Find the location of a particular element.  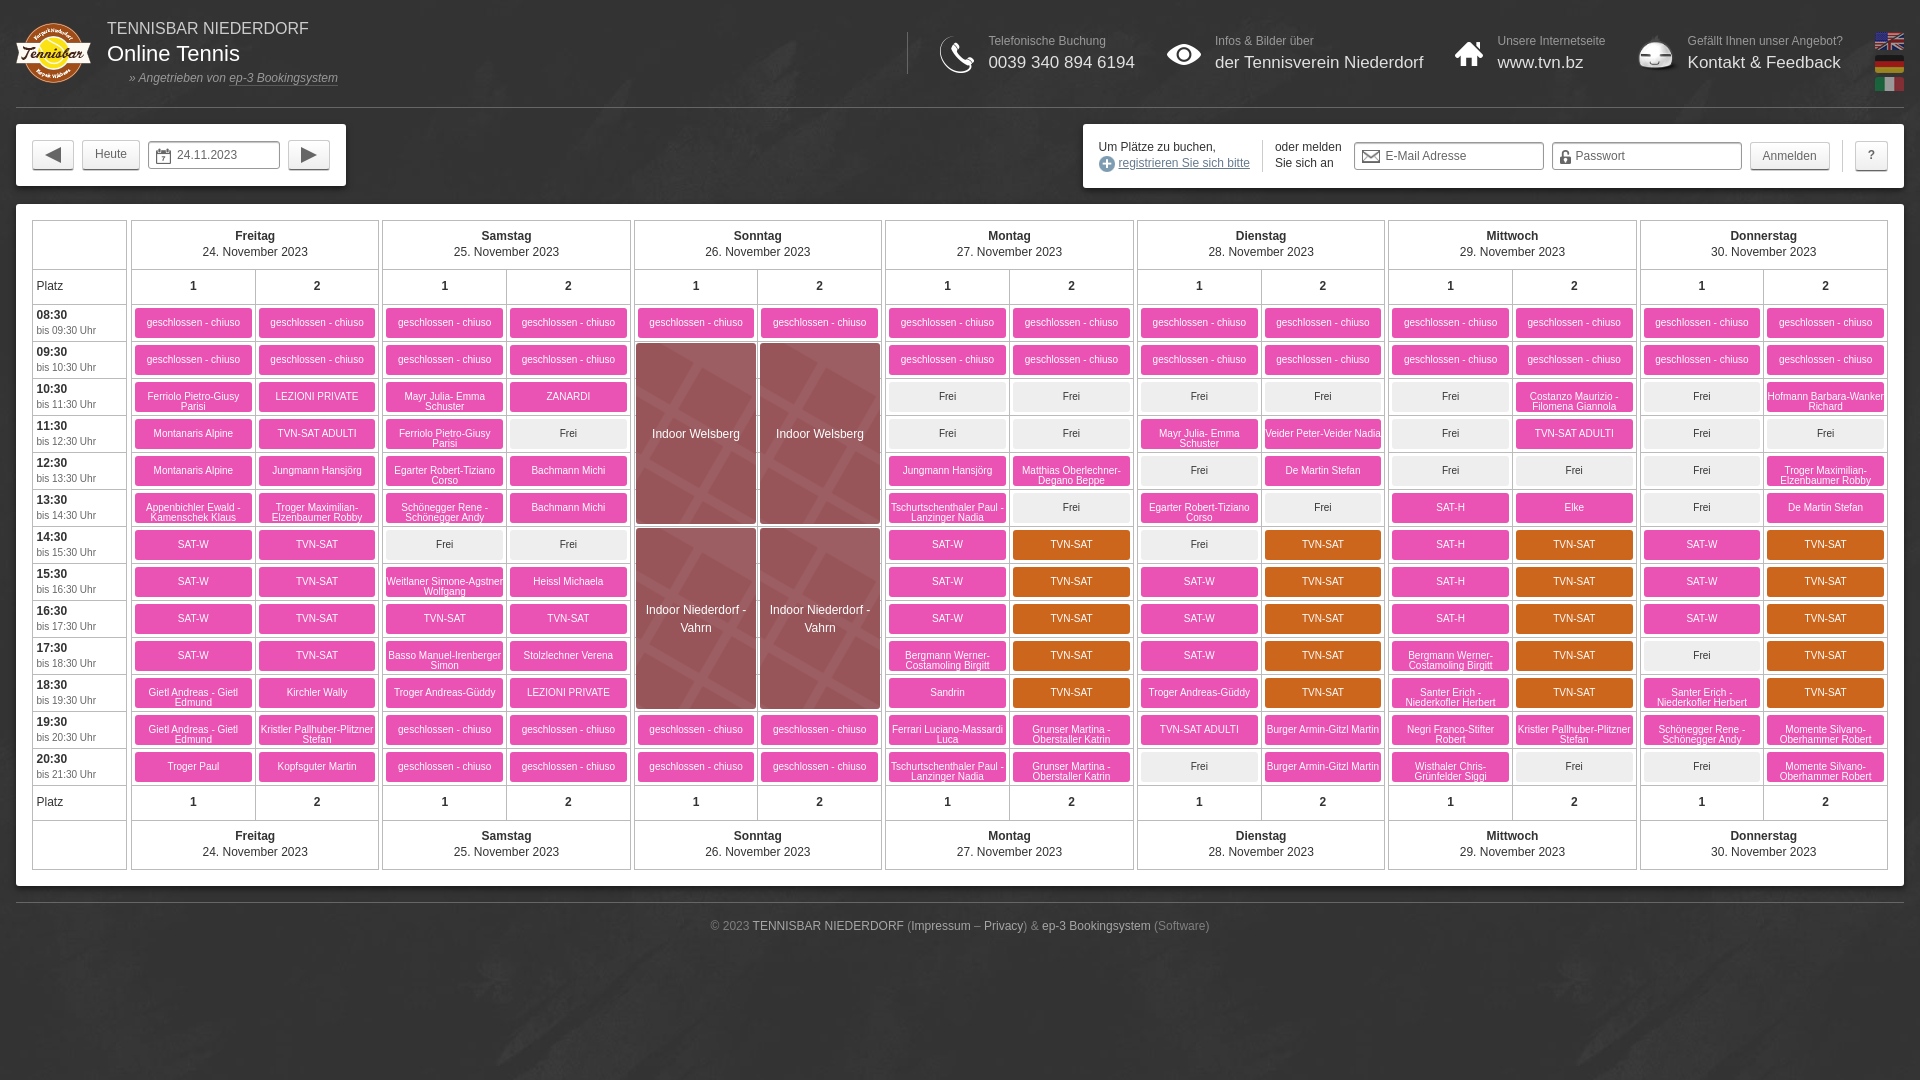

'geschlossen - chiuso' is located at coordinates (316, 358).